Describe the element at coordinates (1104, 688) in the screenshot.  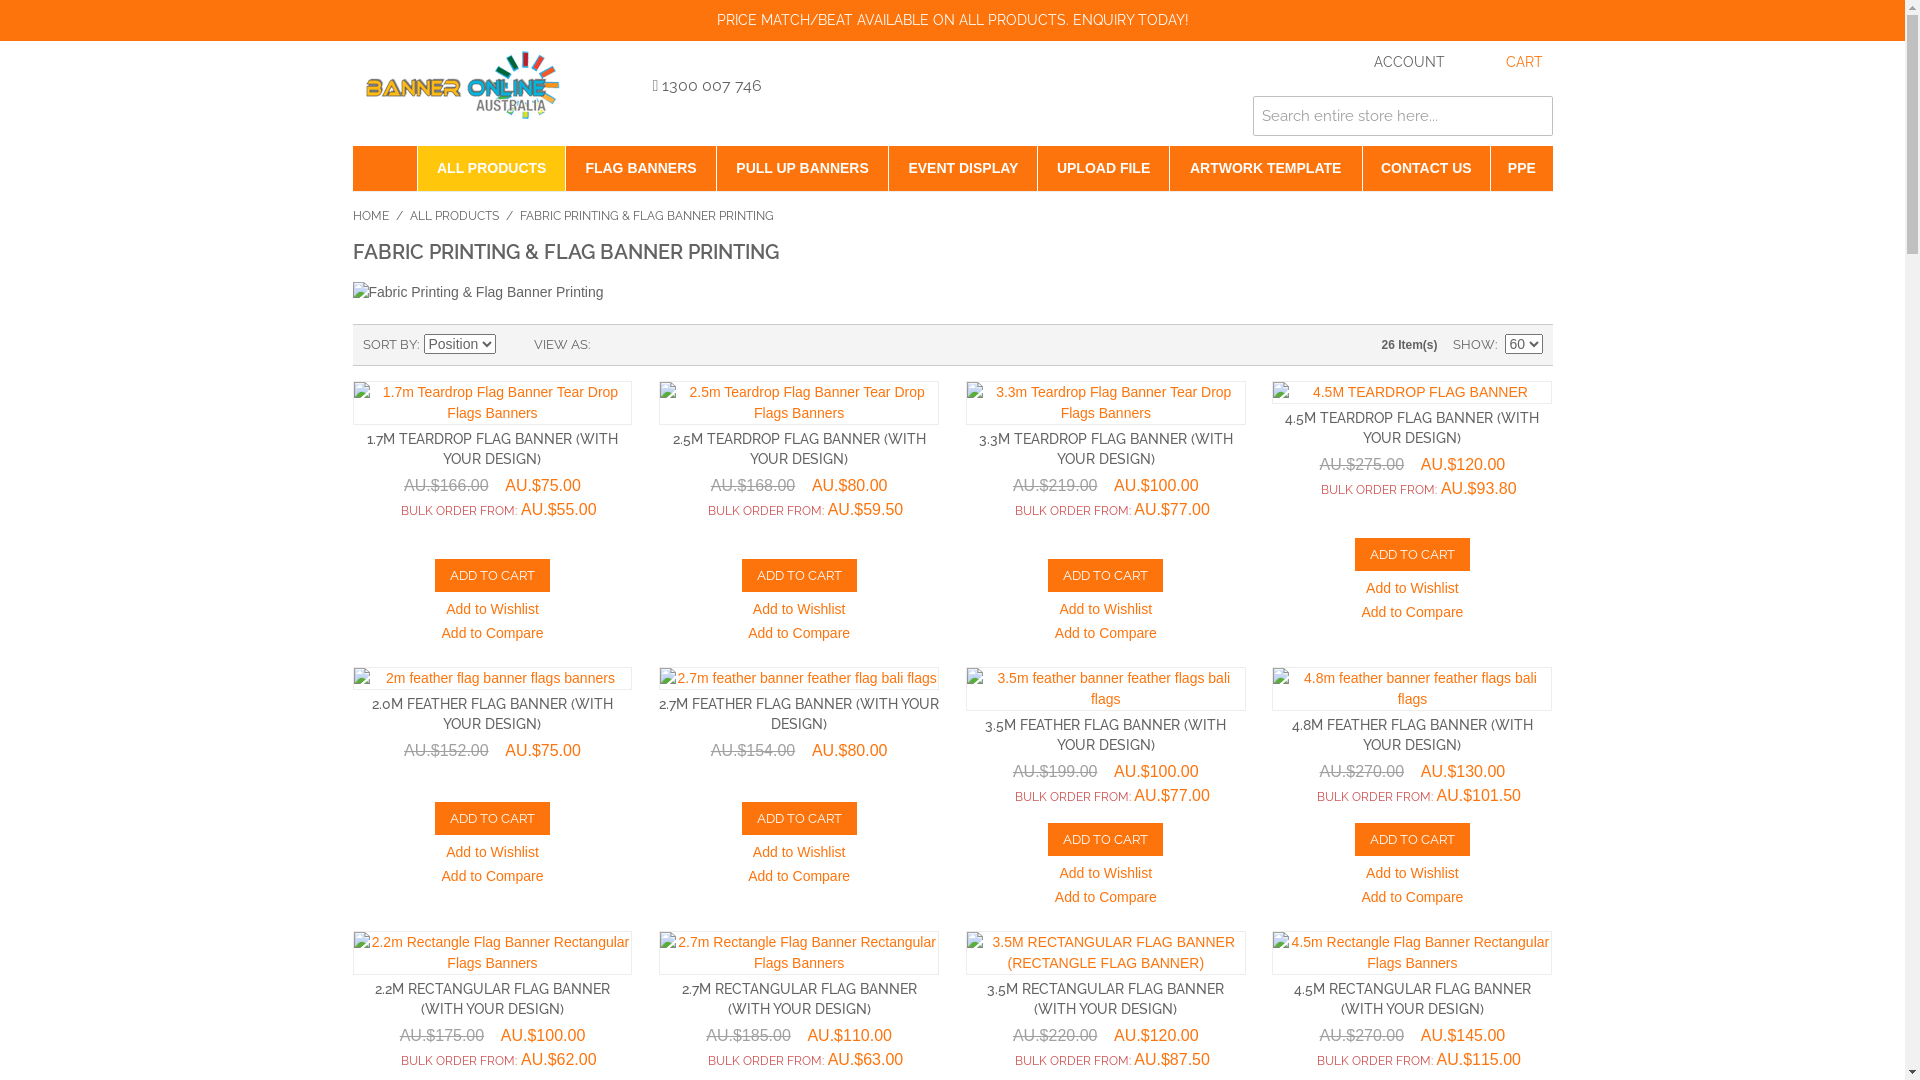
I see `'3.5m feather banner feather flags bali flags'` at that location.